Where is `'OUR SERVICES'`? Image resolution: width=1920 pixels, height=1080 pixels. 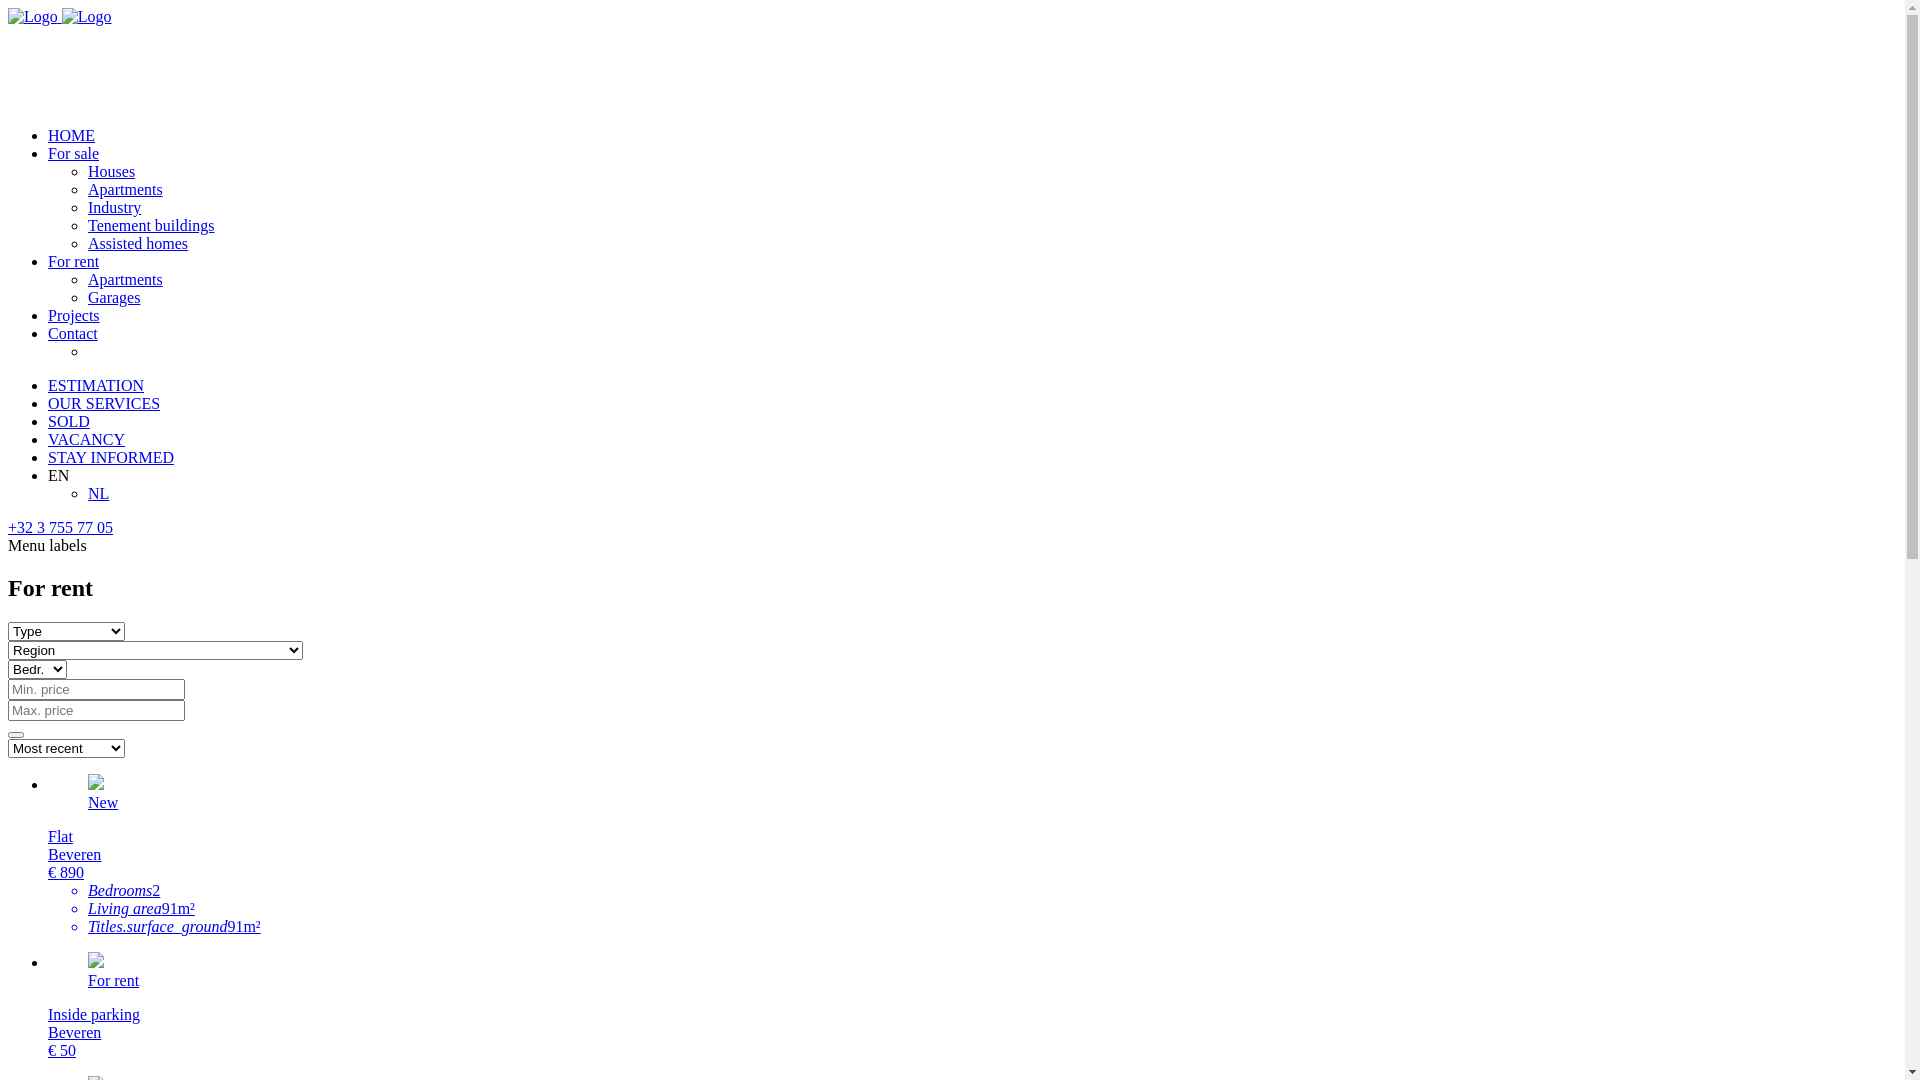 'OUR SERVICES' is located at coordinates (48, 403).